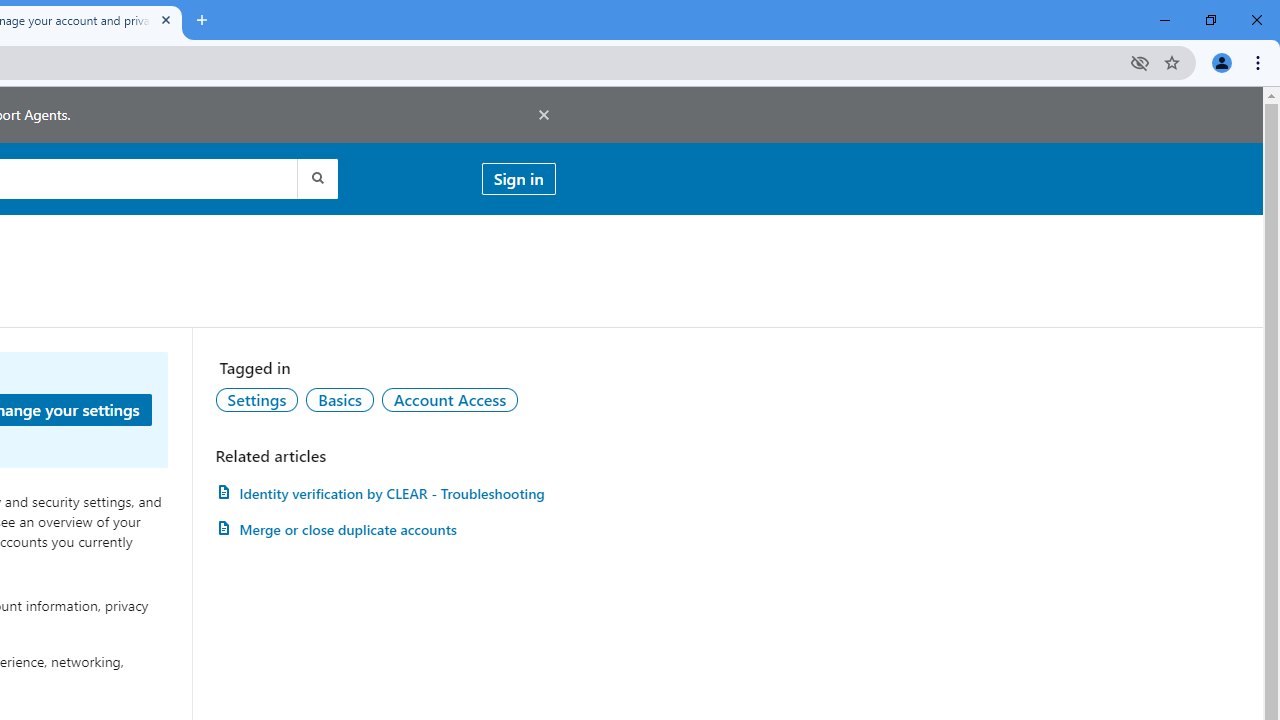 This screenshot has height=720, width=1280. What do you see at coordinates (256, 399) in the screenshot?
I see `'AutomationID: topic-link-a149001'` at bounding box center [256, 399].